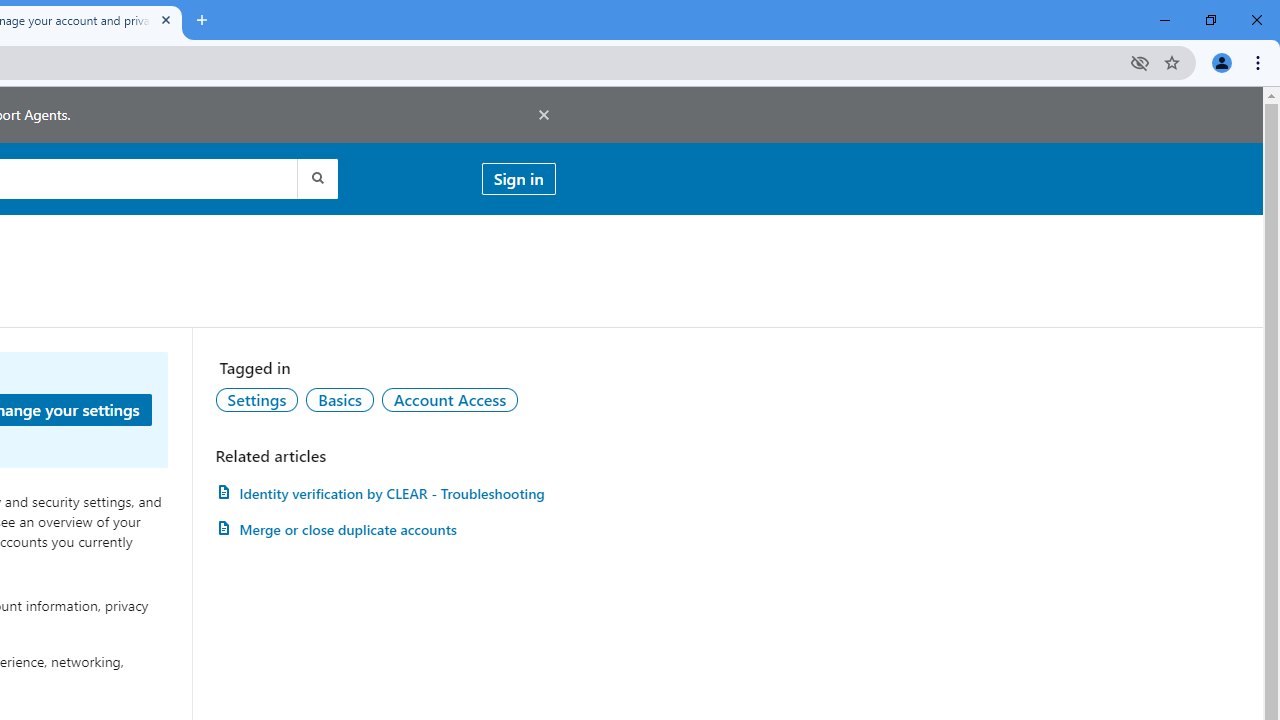 This screenshot has height=720, width=1280. What do you see at coordinates (256, 399) in the screenshot?
I see `'AutomationID: topic-link-a149001'` at bounding box center [256, 399].